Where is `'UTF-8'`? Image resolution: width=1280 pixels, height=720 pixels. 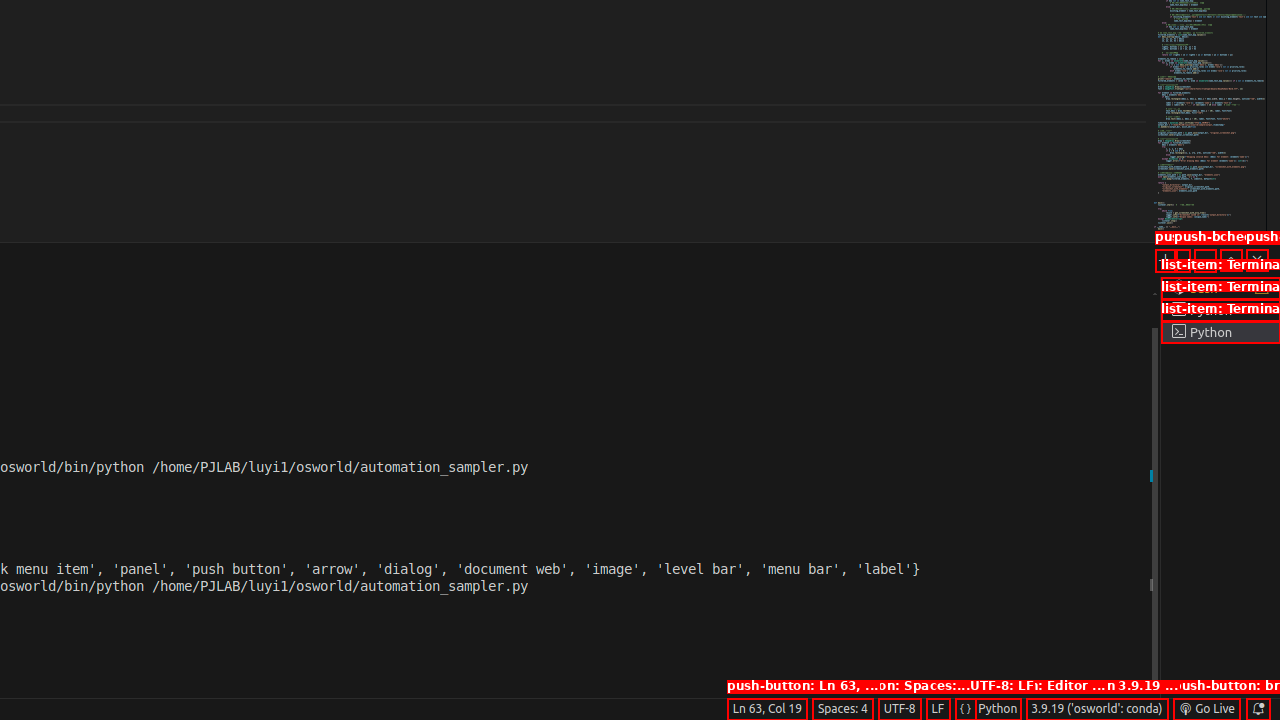
'UTF-8' is located at coordinates (898, 707).